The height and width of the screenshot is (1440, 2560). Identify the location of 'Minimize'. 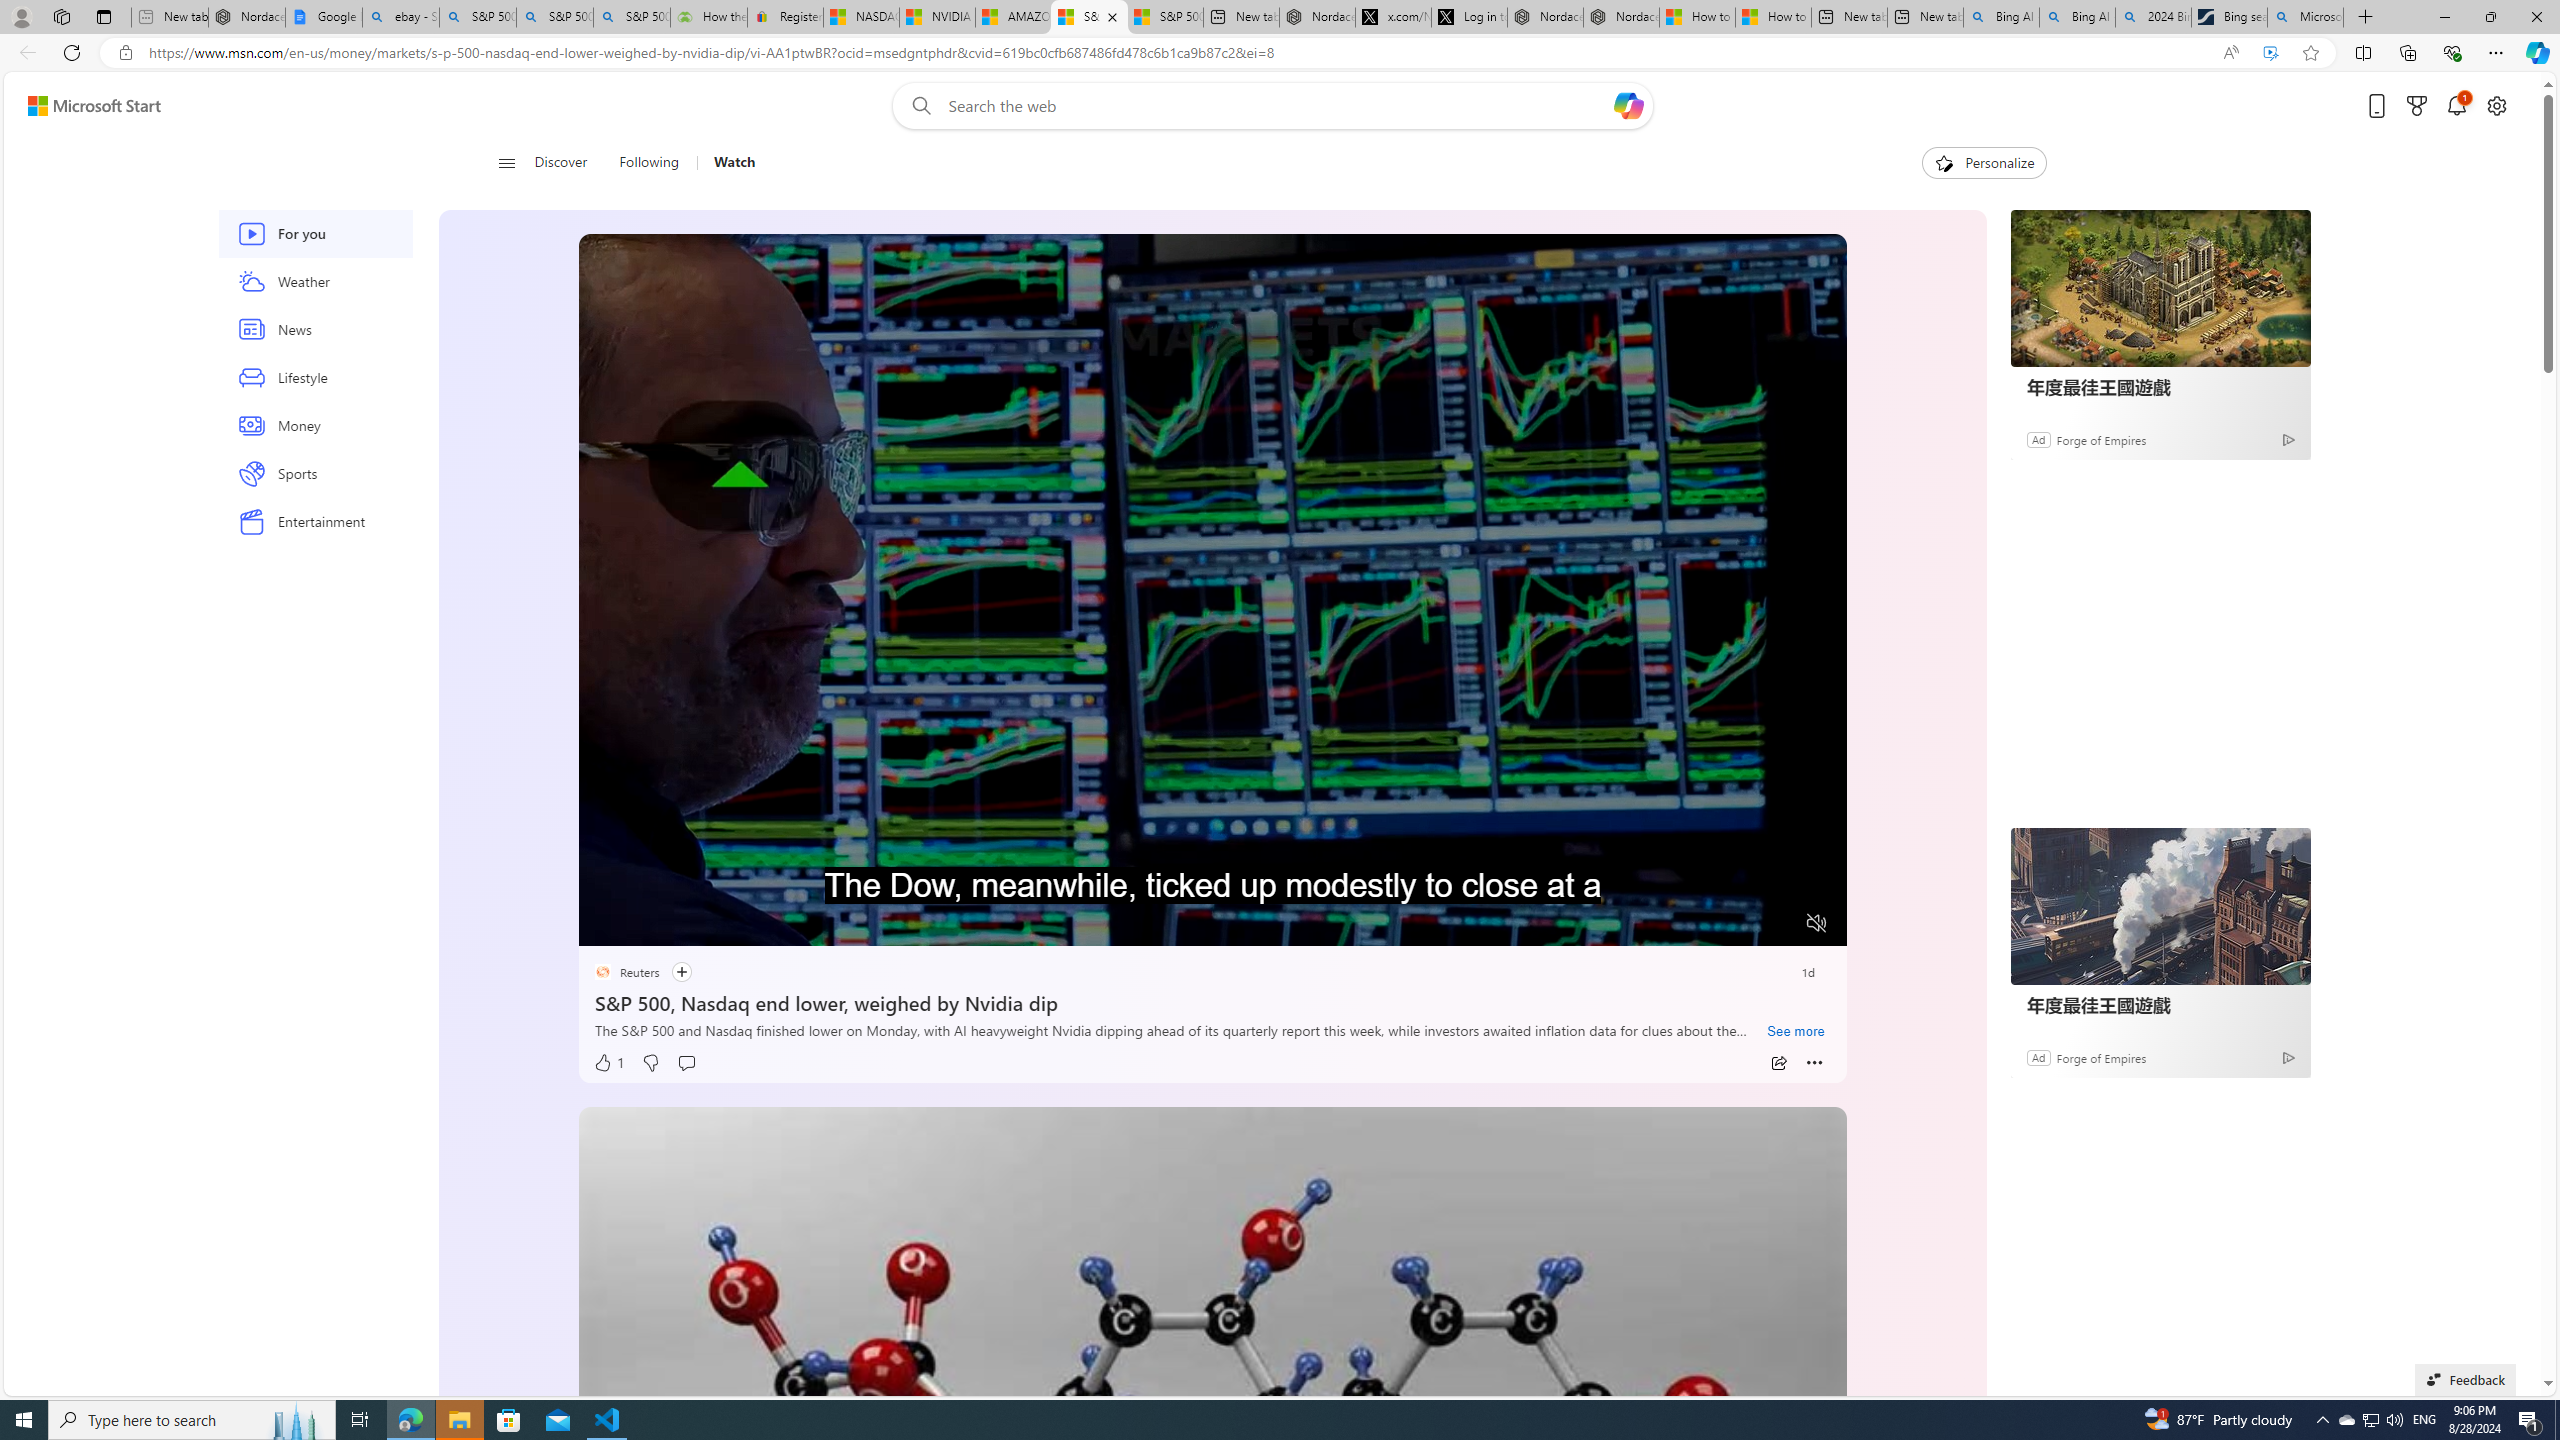
(2443, 16).